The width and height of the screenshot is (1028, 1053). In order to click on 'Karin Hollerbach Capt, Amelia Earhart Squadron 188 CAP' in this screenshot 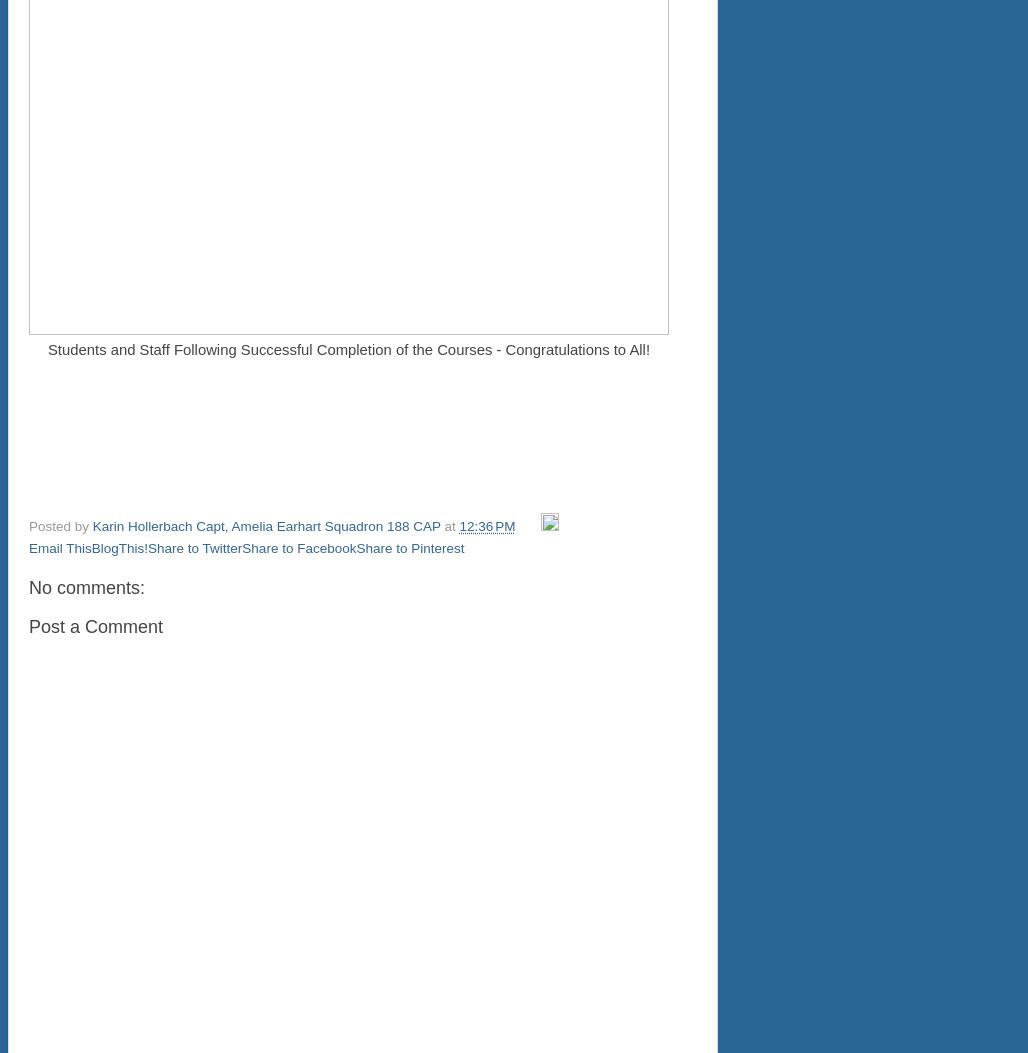, I will do `click(91, 526)`.